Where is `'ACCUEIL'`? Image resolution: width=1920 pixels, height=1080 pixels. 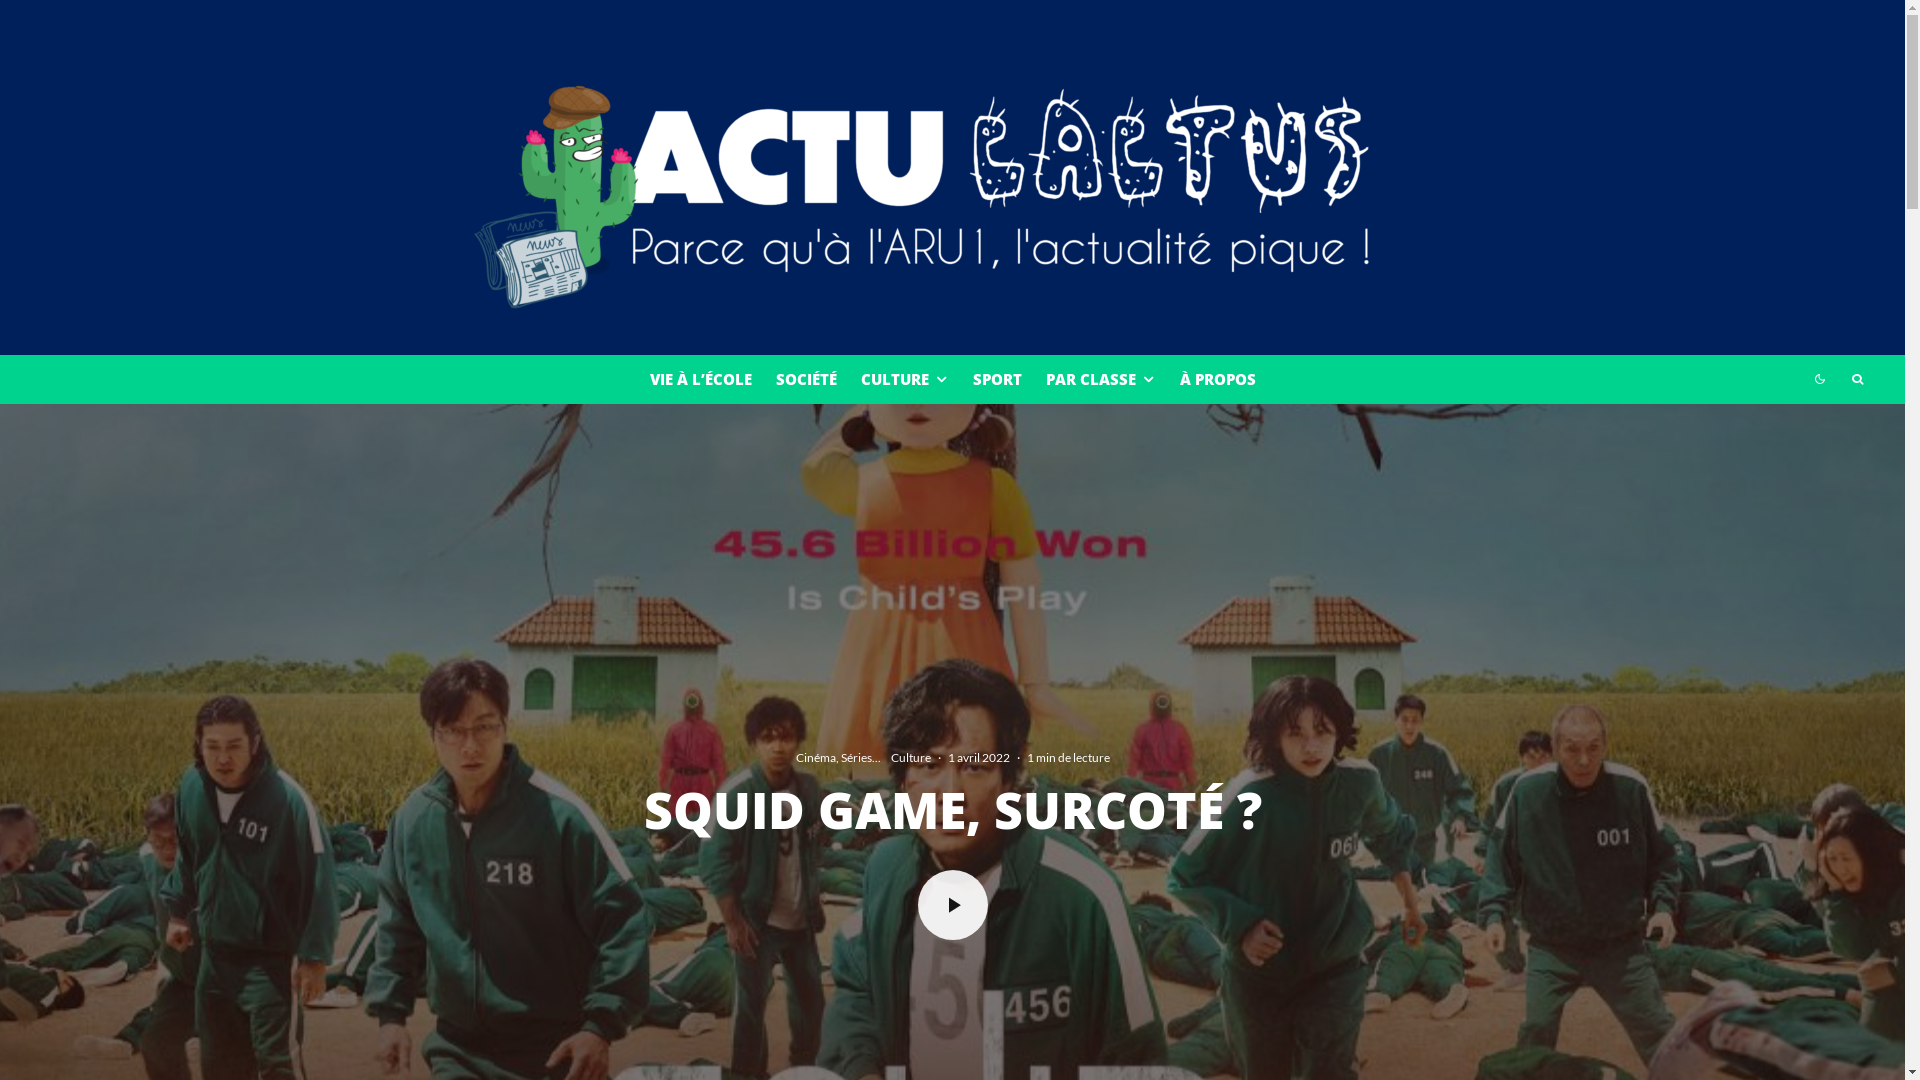
'ACCUEIL' is located at coordinates (910, 798).